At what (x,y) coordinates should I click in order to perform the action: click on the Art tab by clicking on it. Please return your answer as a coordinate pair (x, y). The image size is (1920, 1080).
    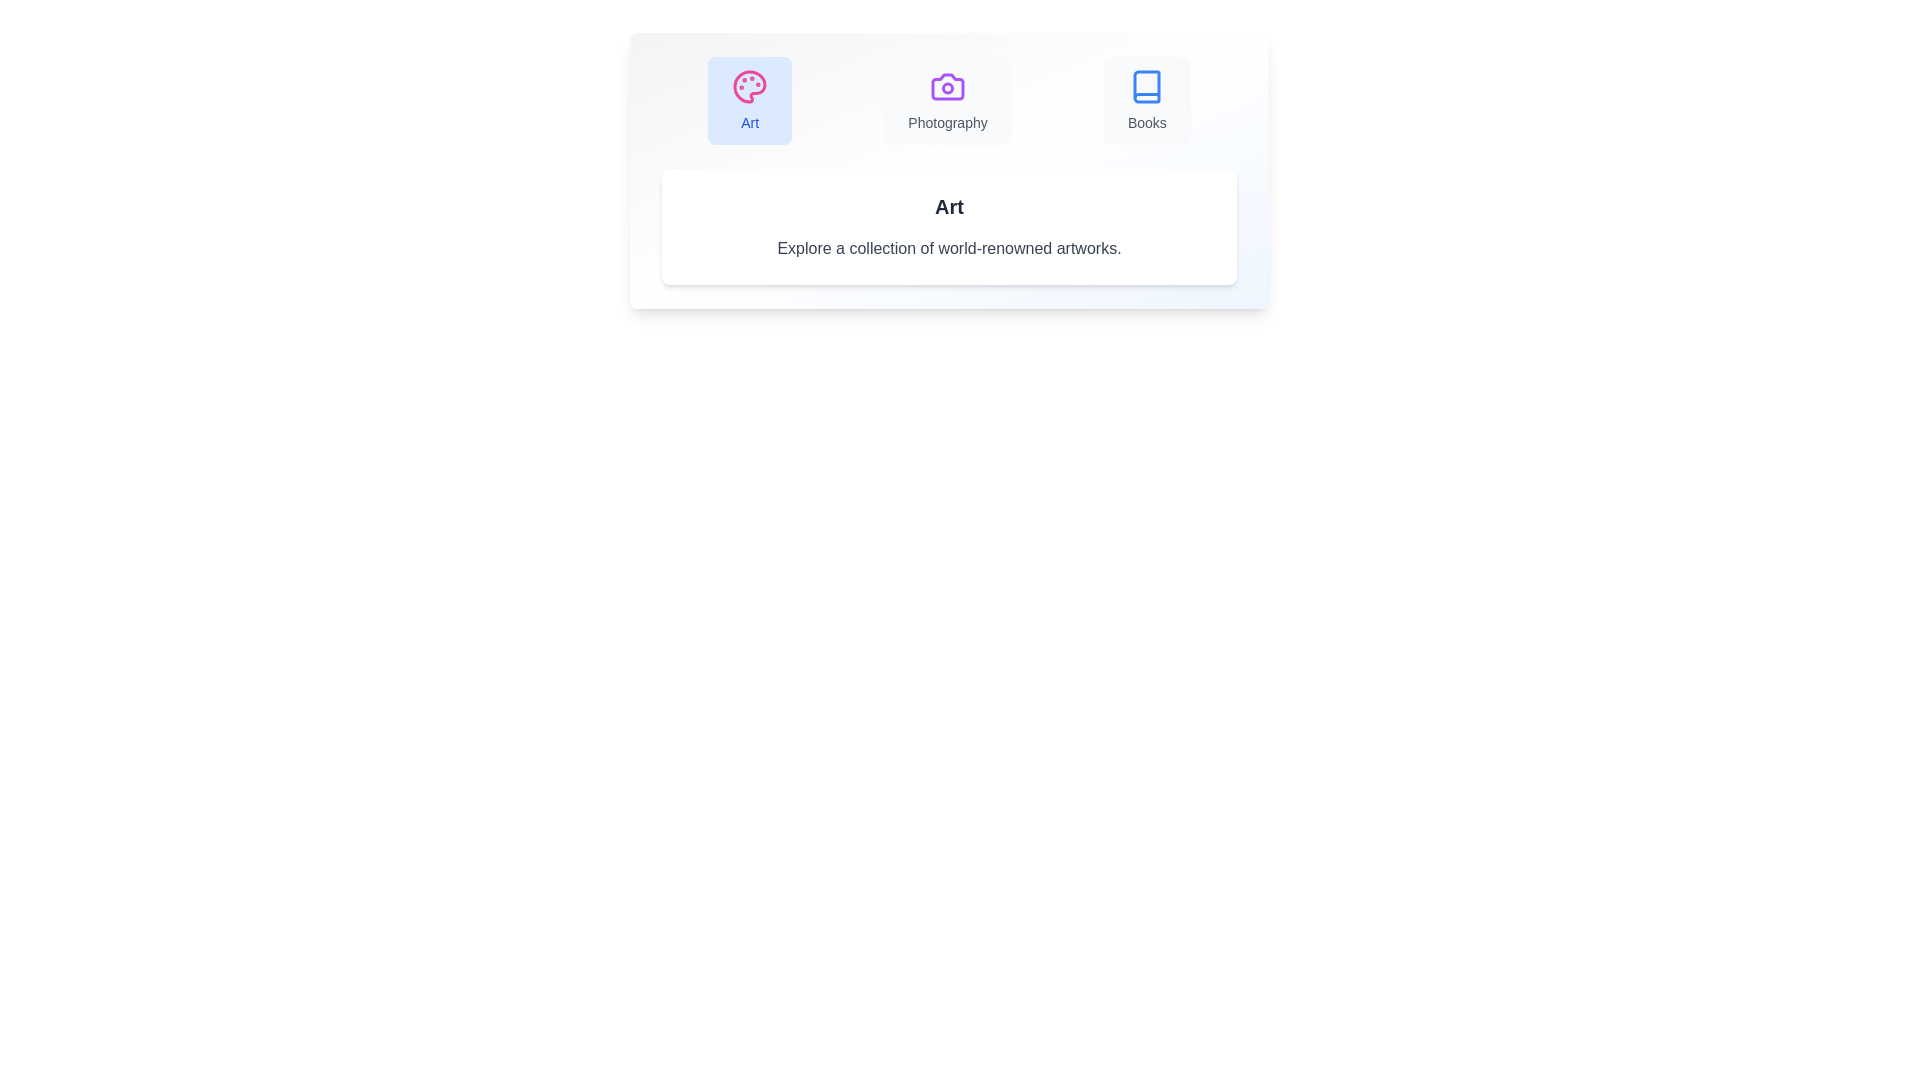
    Looking at the image, I should click on (749, 100).